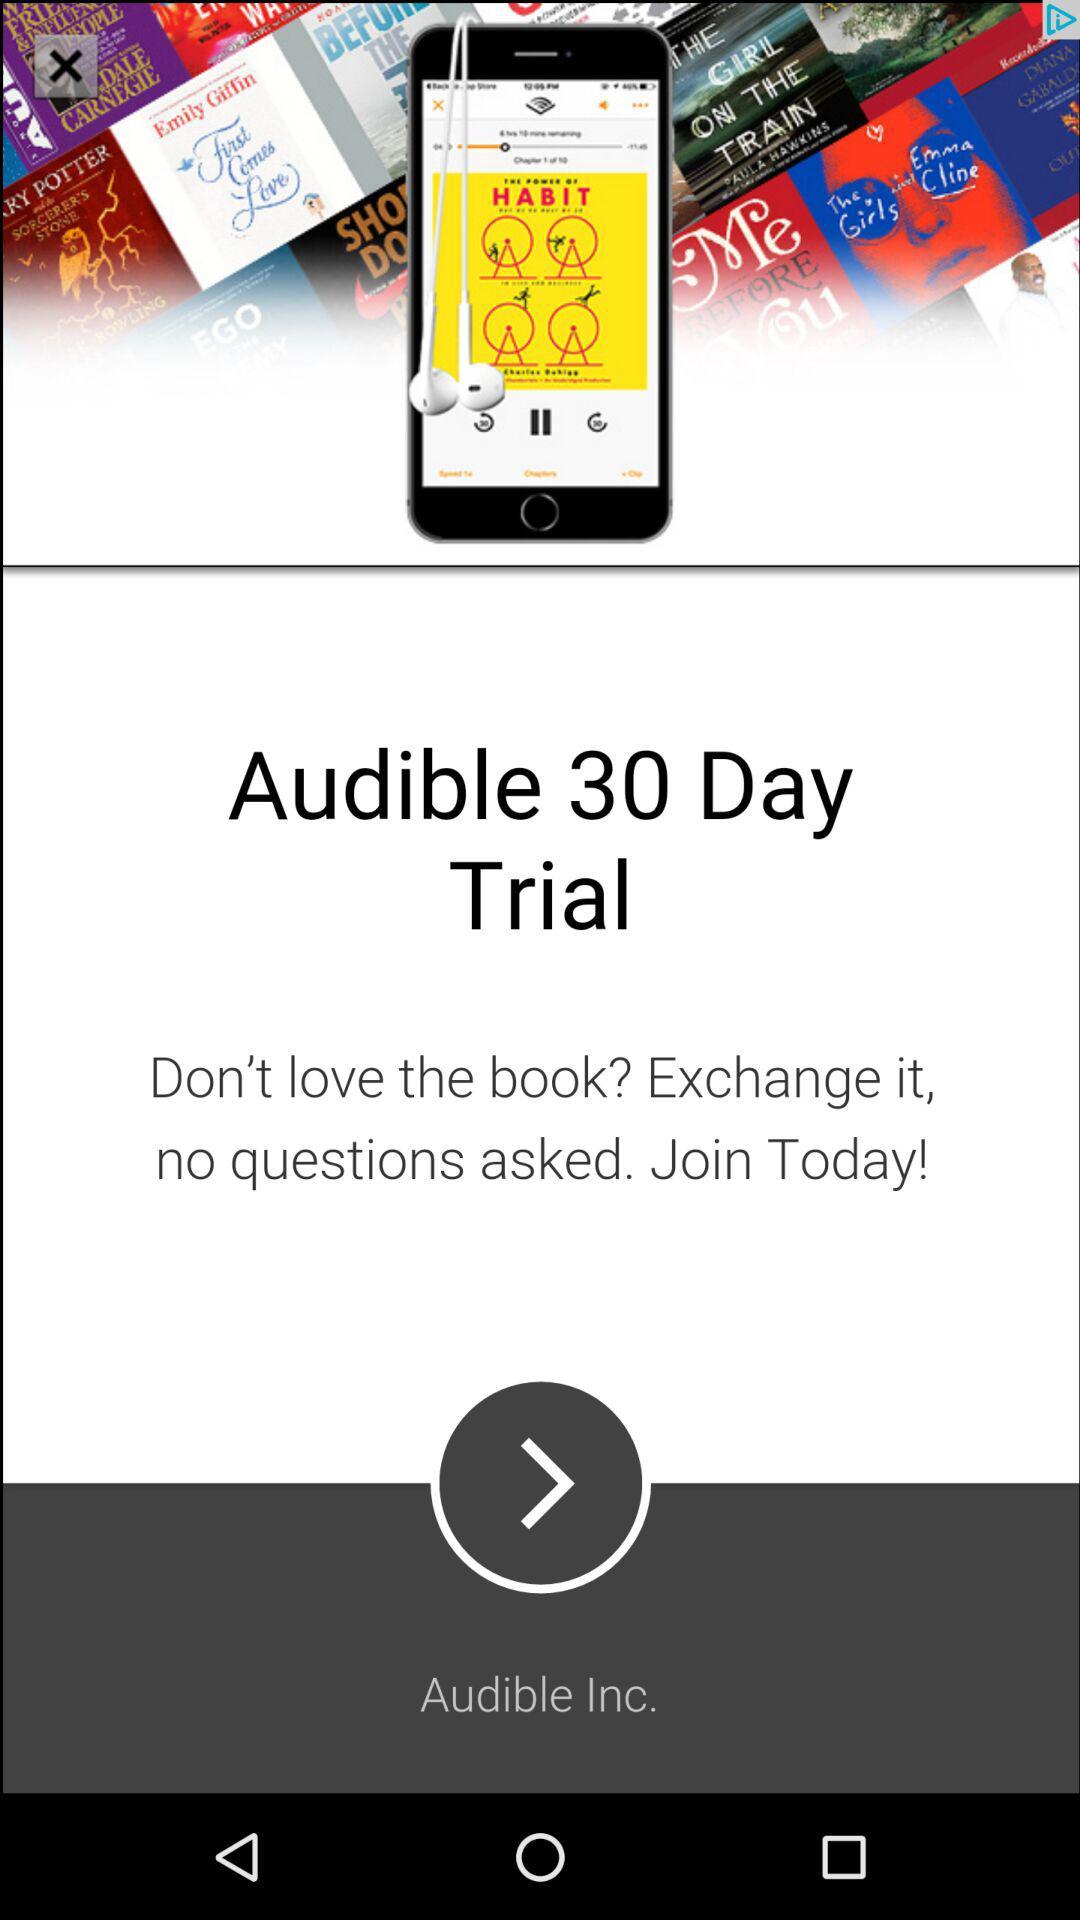 The height and width of the screenshot is (1920, 1080). Describe the element at coordinates (64, 70) in the screenshot. I see `the close icon` at that location.